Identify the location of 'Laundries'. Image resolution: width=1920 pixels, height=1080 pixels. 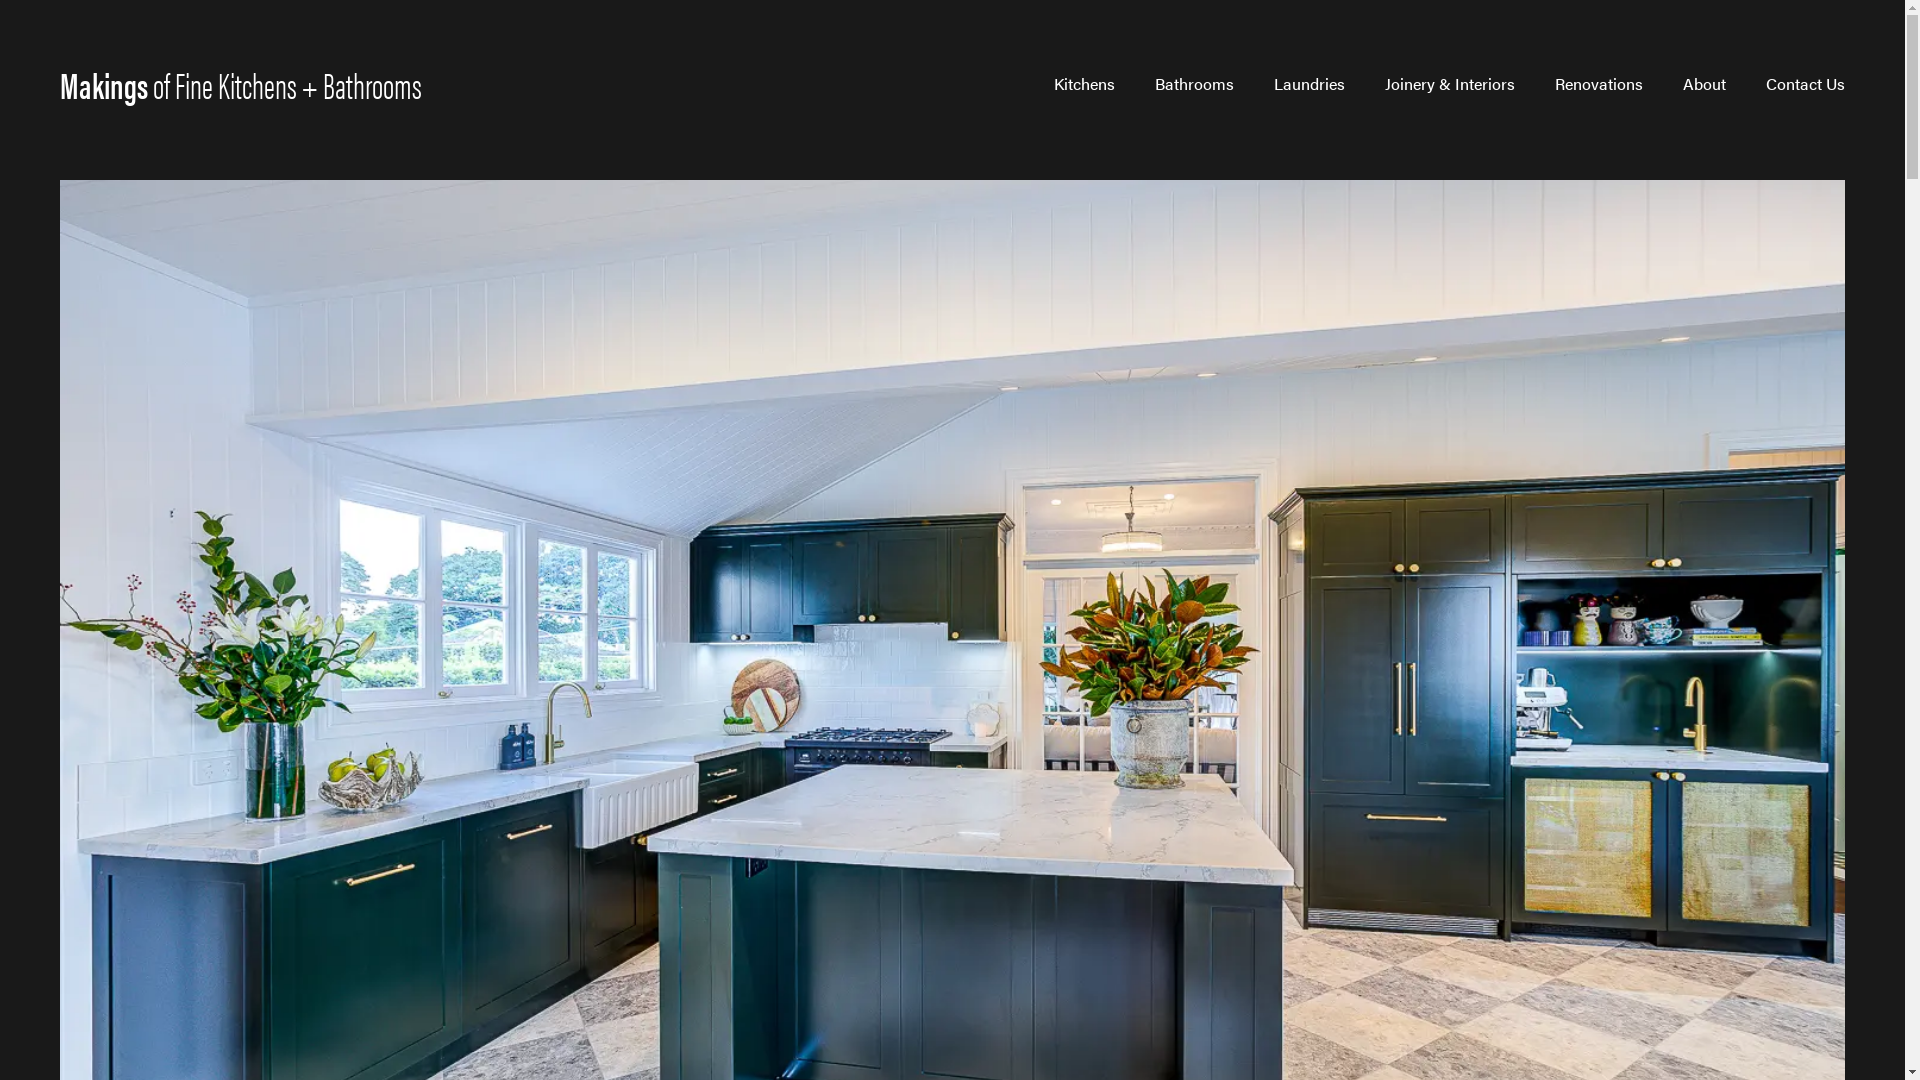
(1309, 83).